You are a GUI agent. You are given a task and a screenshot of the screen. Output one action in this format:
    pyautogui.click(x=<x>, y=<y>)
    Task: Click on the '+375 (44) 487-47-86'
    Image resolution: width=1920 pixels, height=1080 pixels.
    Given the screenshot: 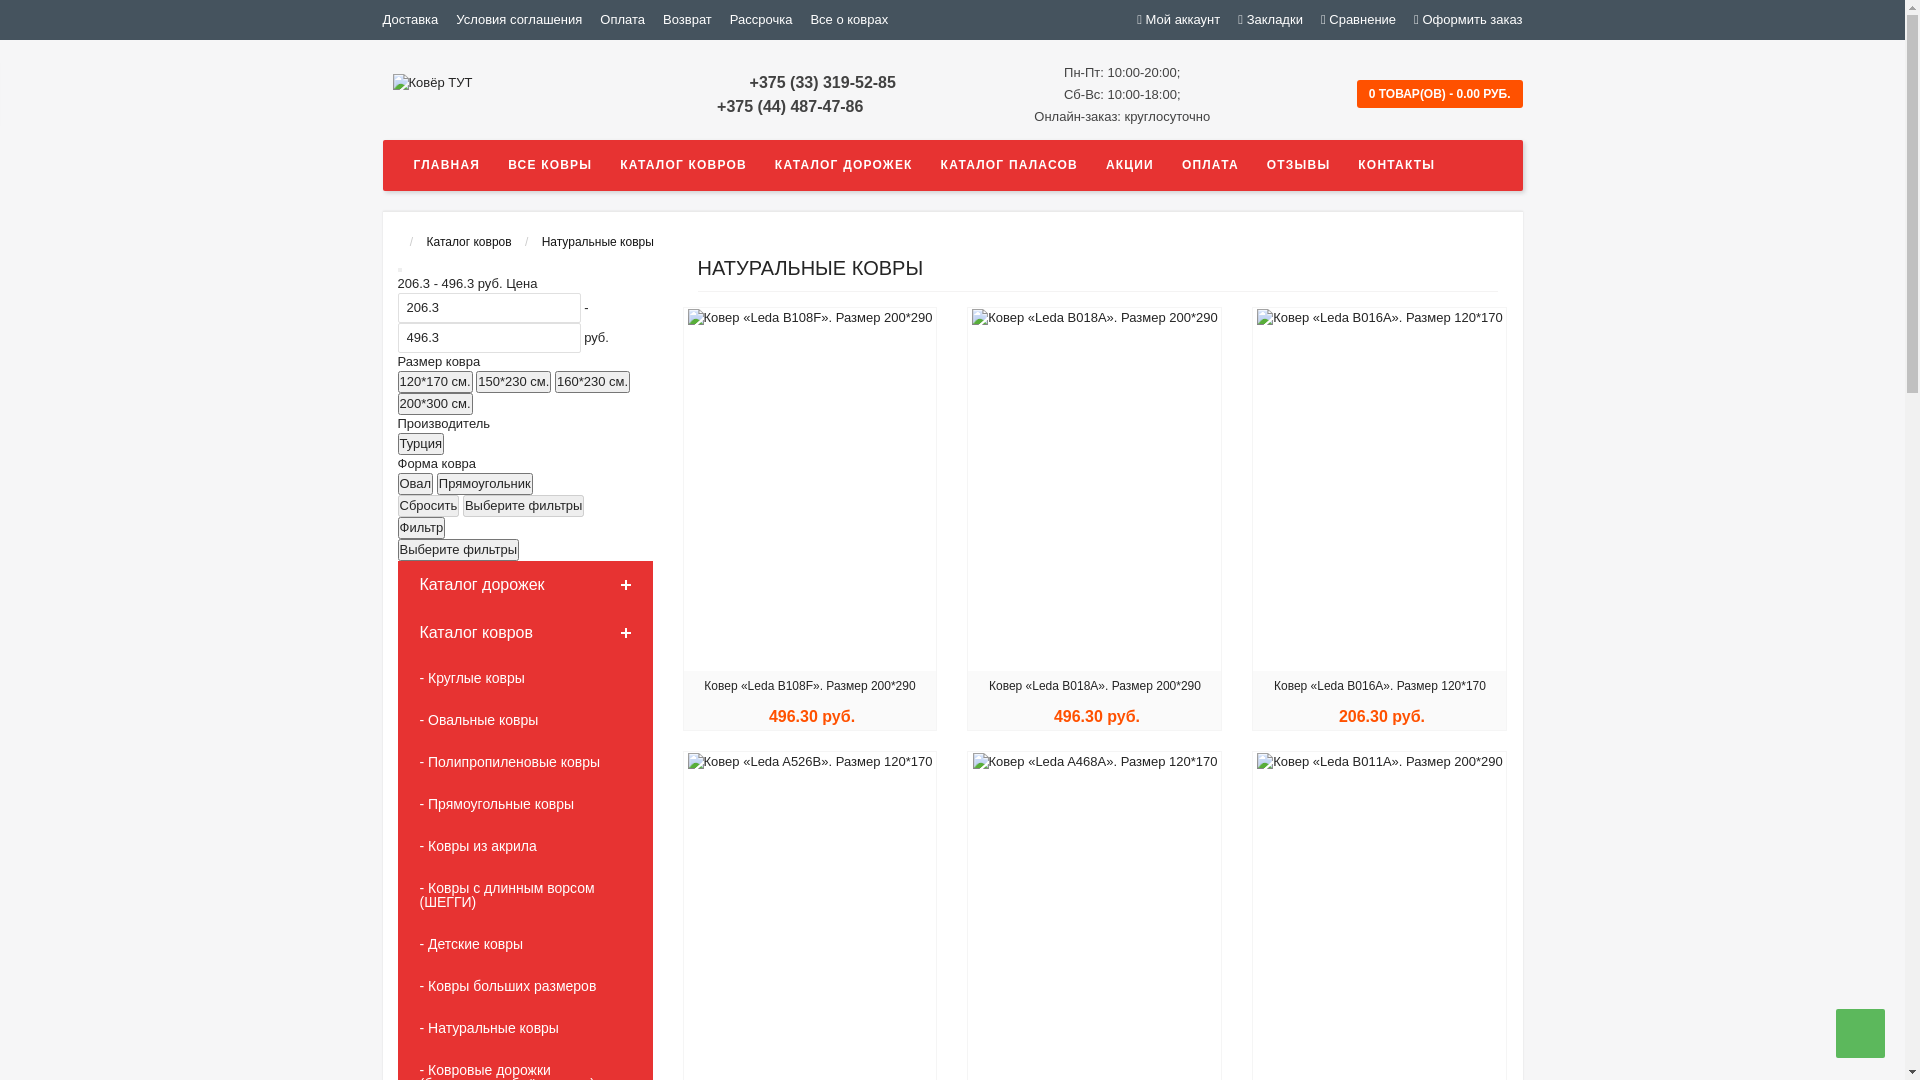 What is the action you would take?
    pyautogui.click(x=789, y=106)
    